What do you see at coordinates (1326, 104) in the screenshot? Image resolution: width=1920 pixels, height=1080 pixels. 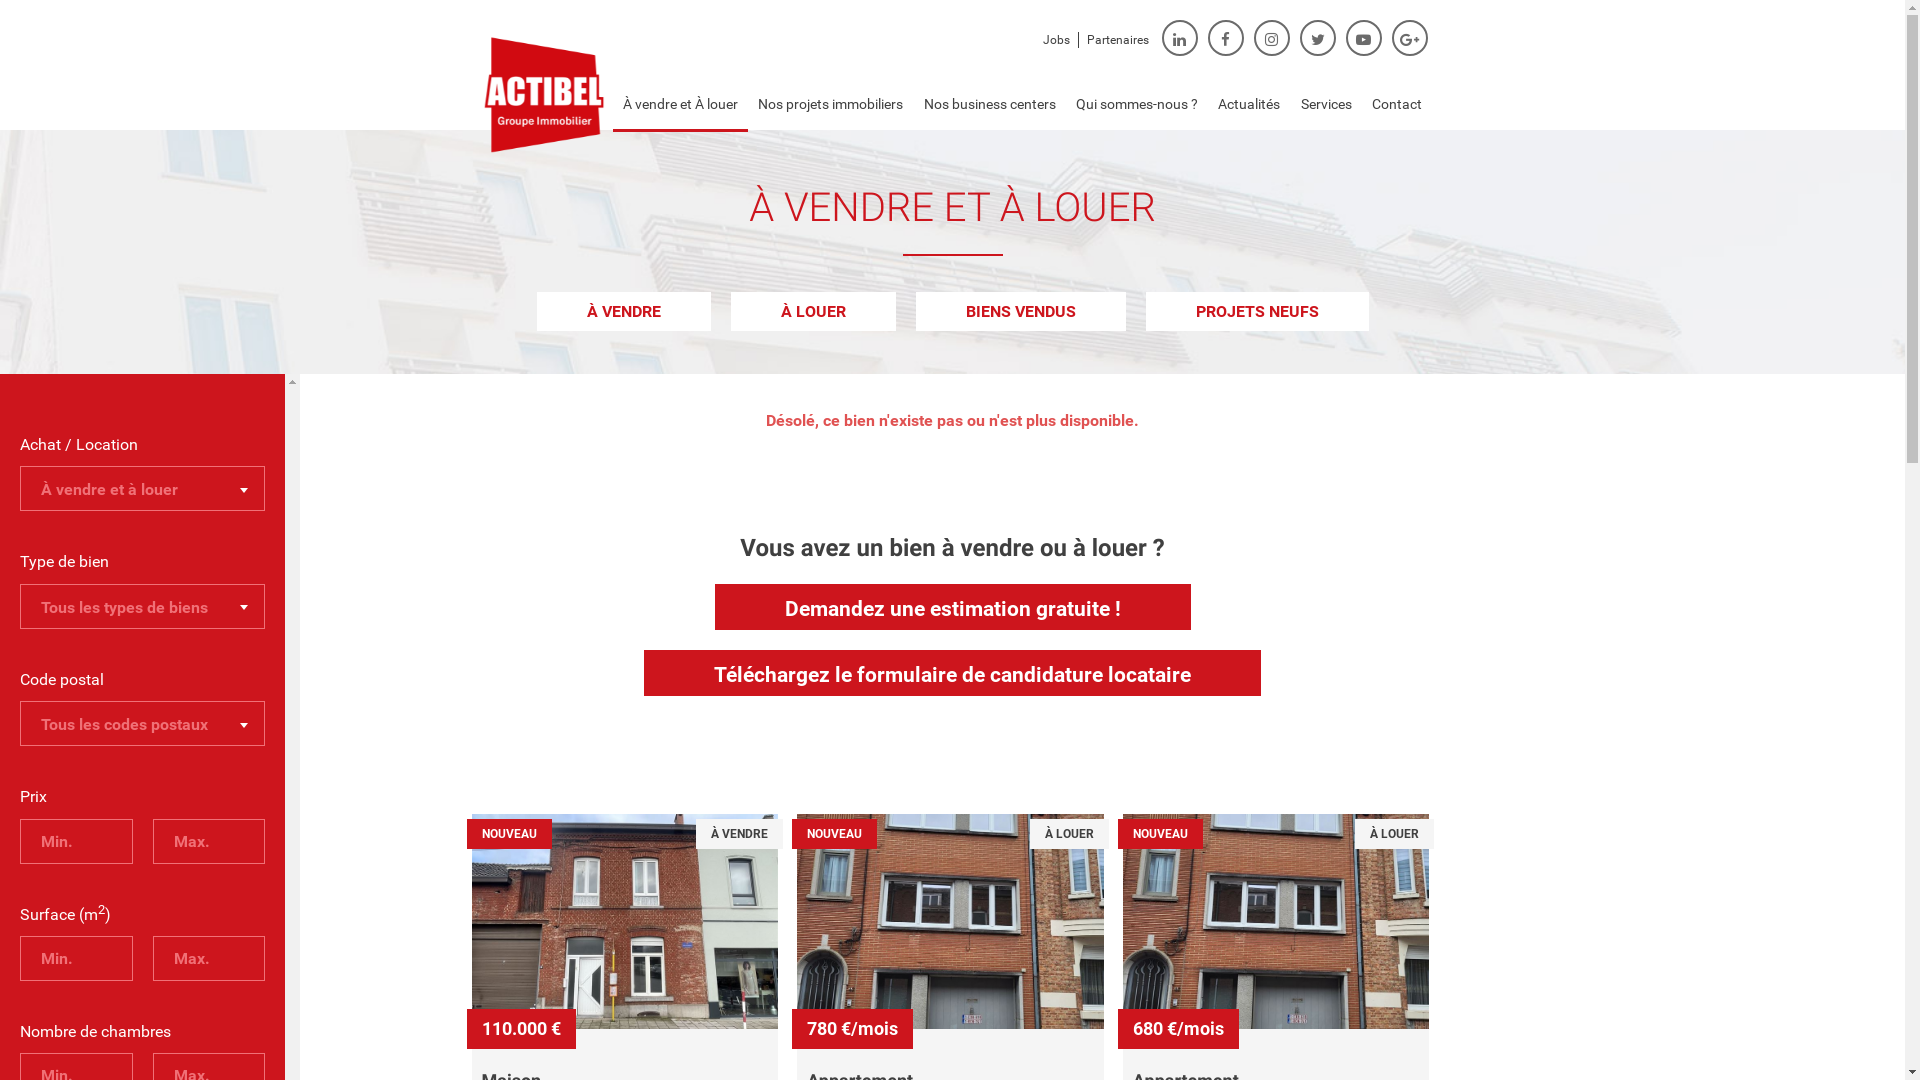 I see `'Services'` at bounding box center [1326, 104].